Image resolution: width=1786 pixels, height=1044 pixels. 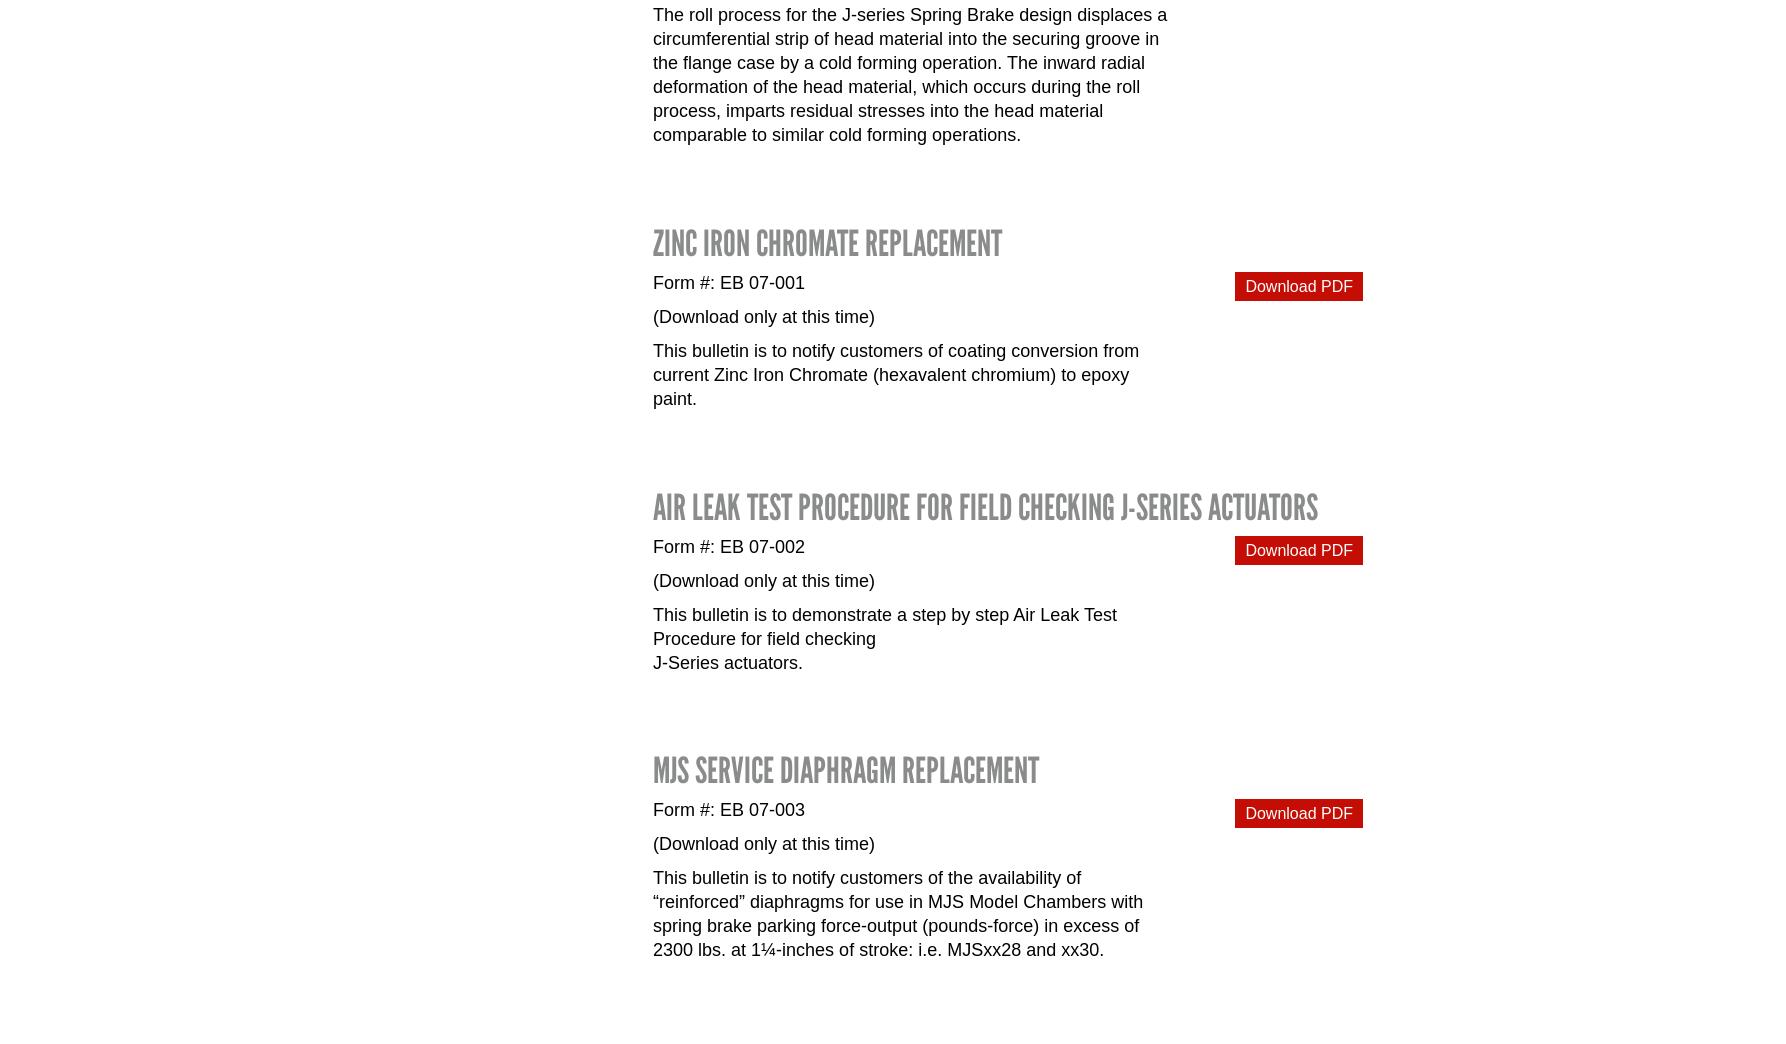 What do you see at coordinates (826, 242) in the screenshot?
I see `'Zinc Iron Chromate Replacement'` at bounding box center [826, 242].